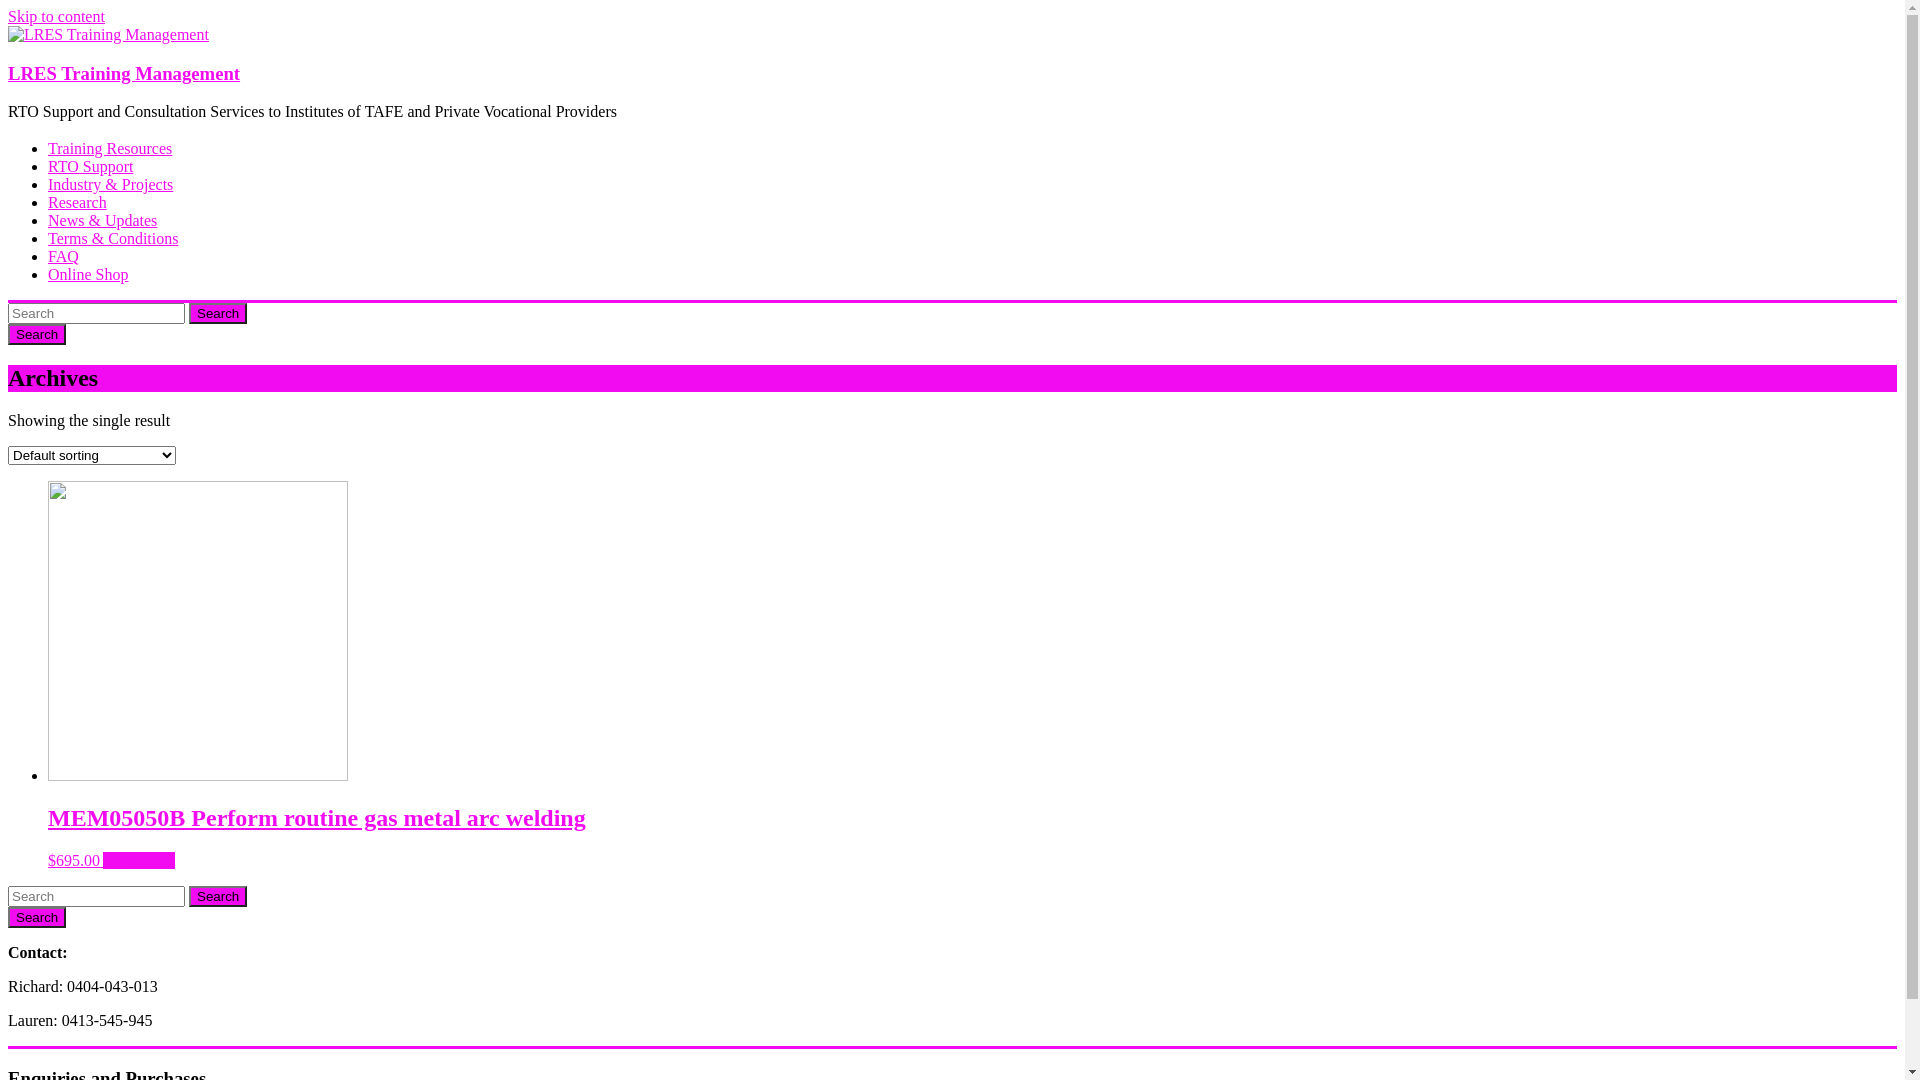 The height and width of the screenshot is (1080, 1920). I want to click on 'Terms & Conditions', so click(112, 237).